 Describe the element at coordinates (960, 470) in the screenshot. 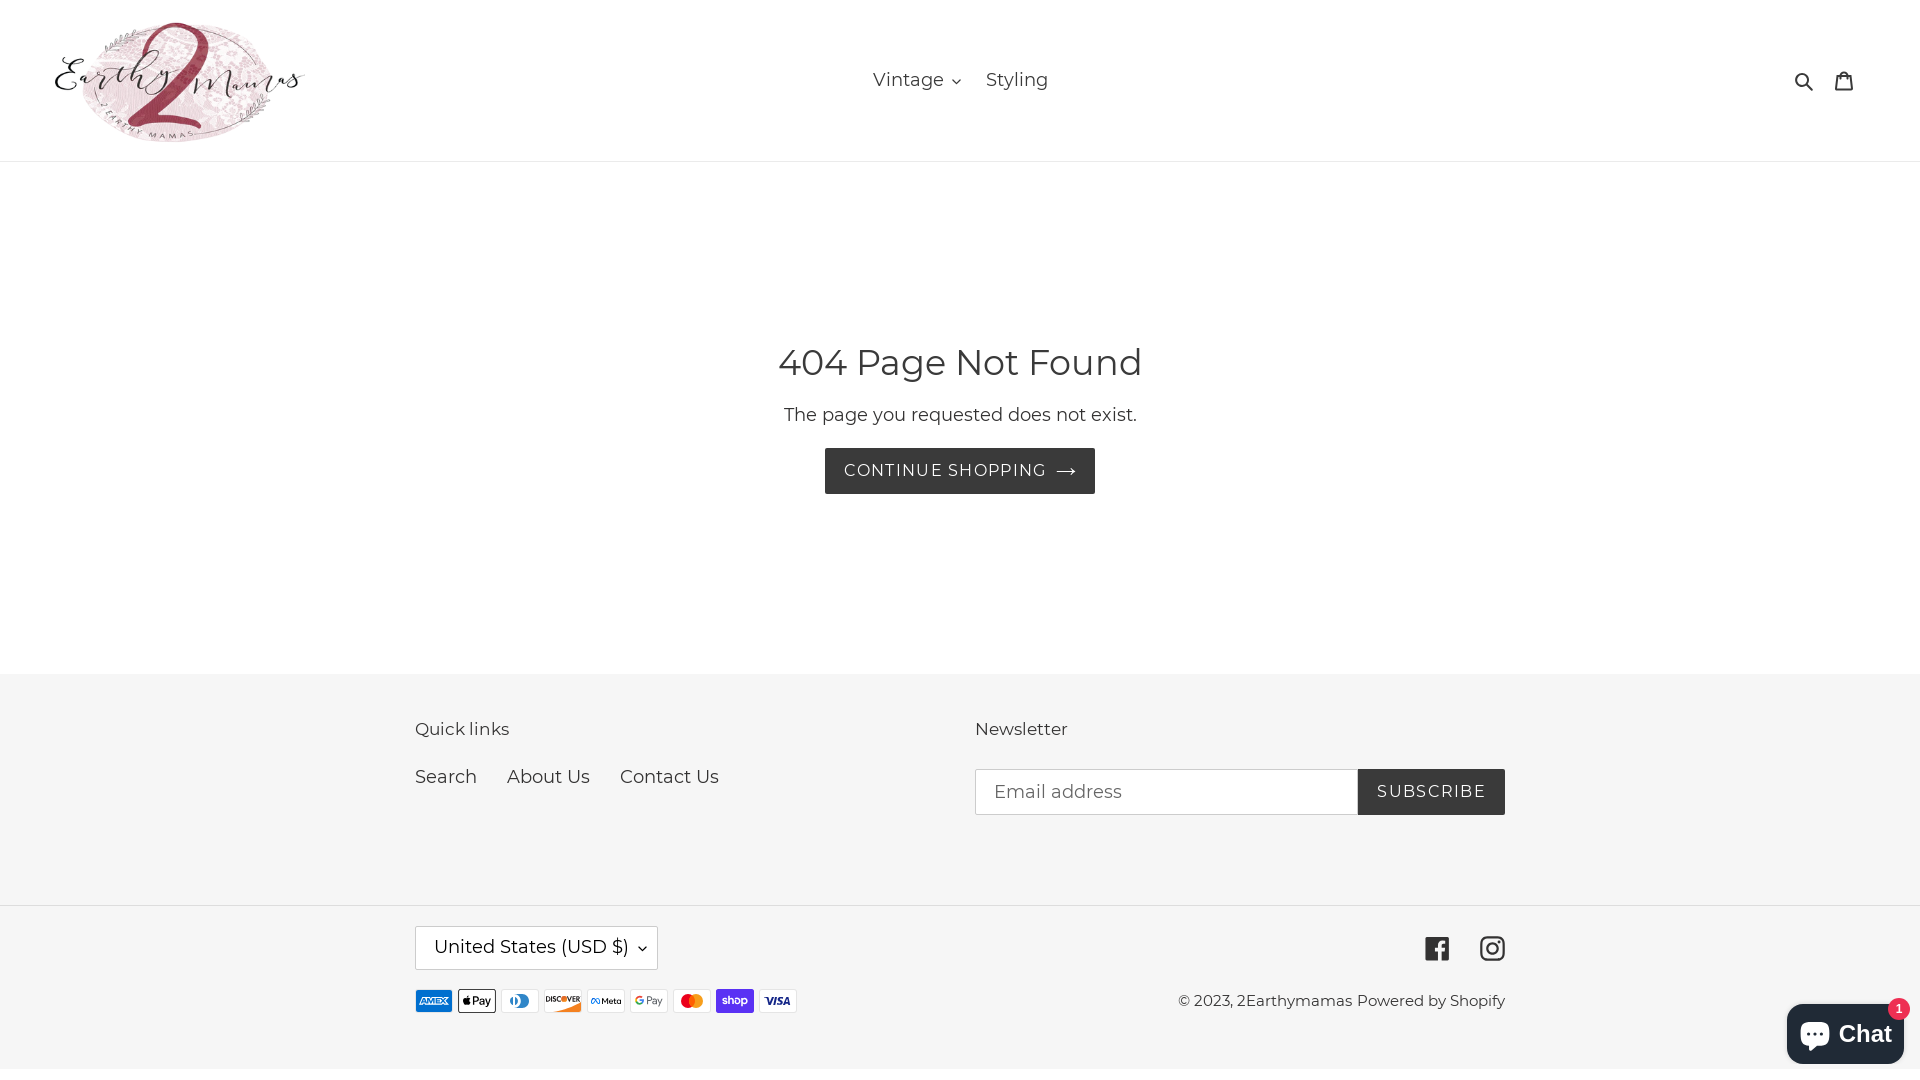

I see `'CONTINUE SHOPPING'` at that location.